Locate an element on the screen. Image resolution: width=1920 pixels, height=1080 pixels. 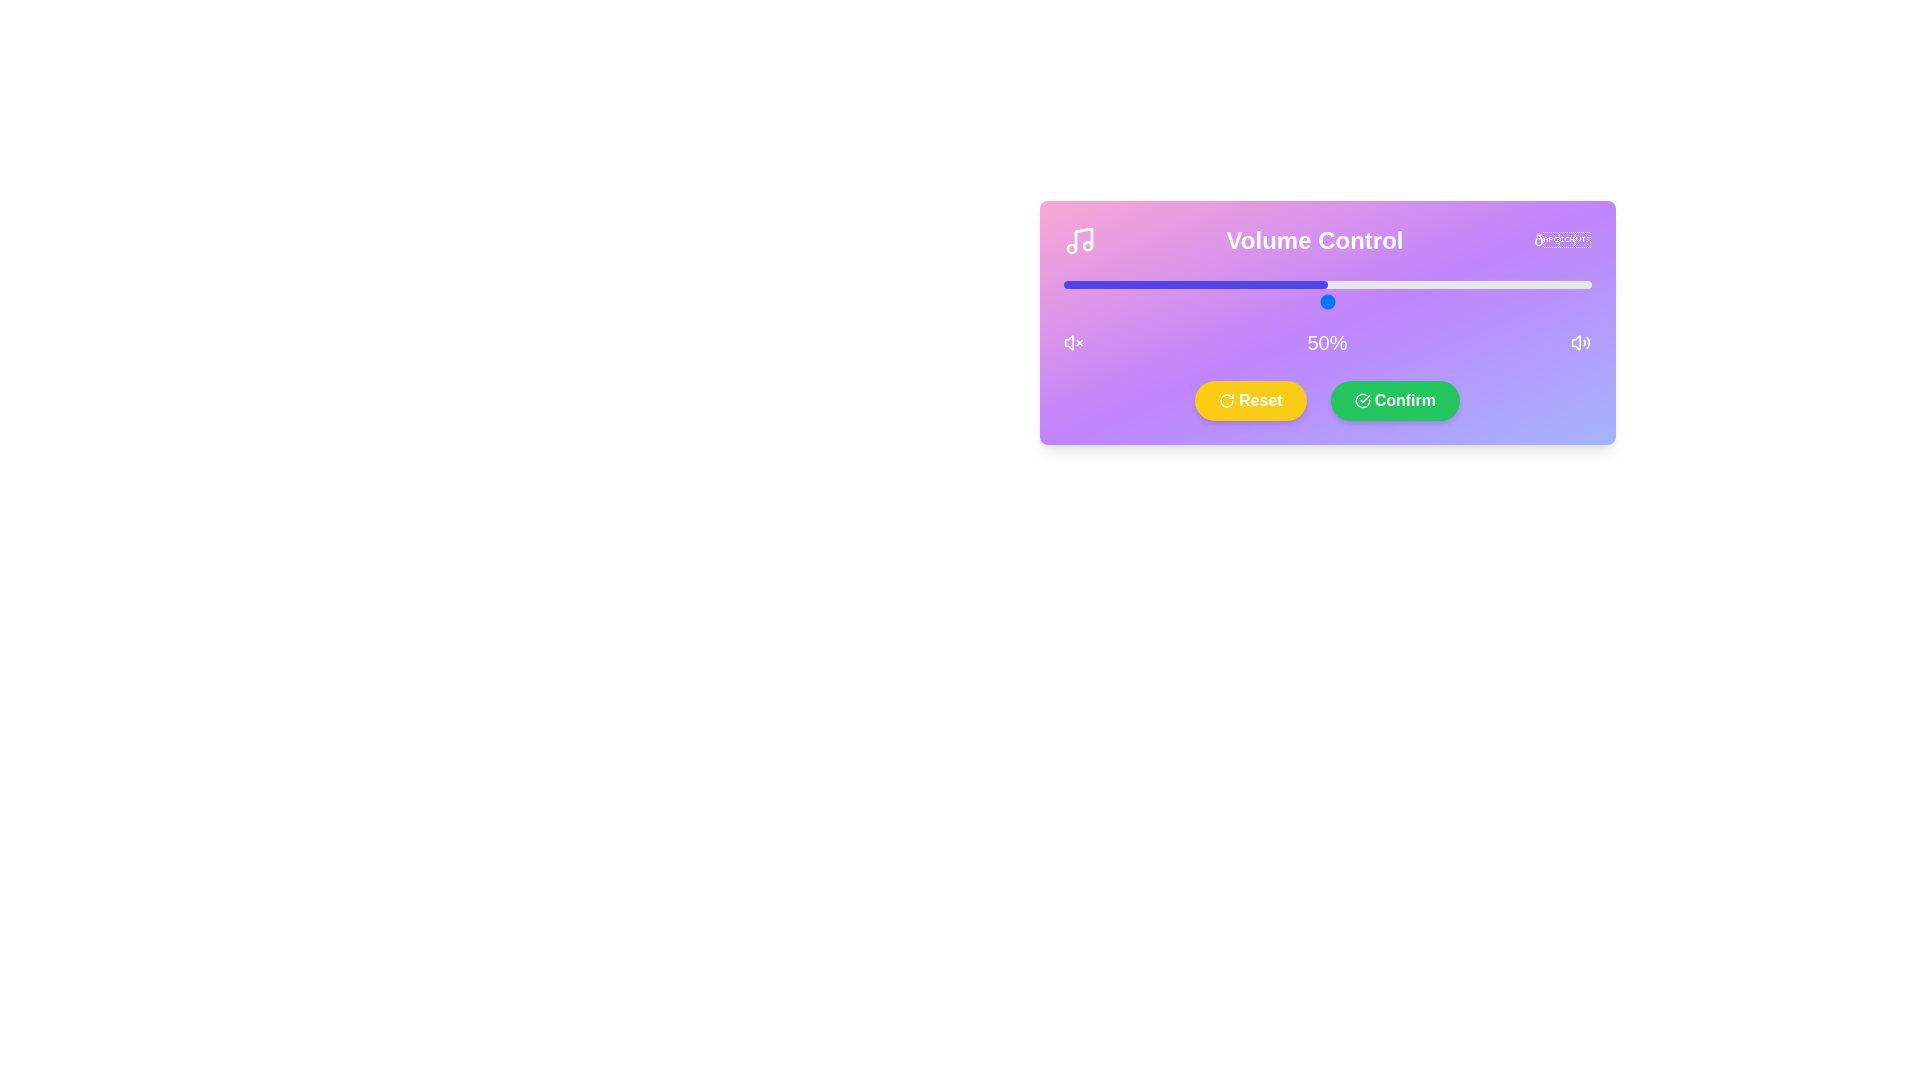
the confirm button located in the bottom center of the volume control interface, positioned to the right of the yellow 'Reset' button is located at coordinates (1394, 401).